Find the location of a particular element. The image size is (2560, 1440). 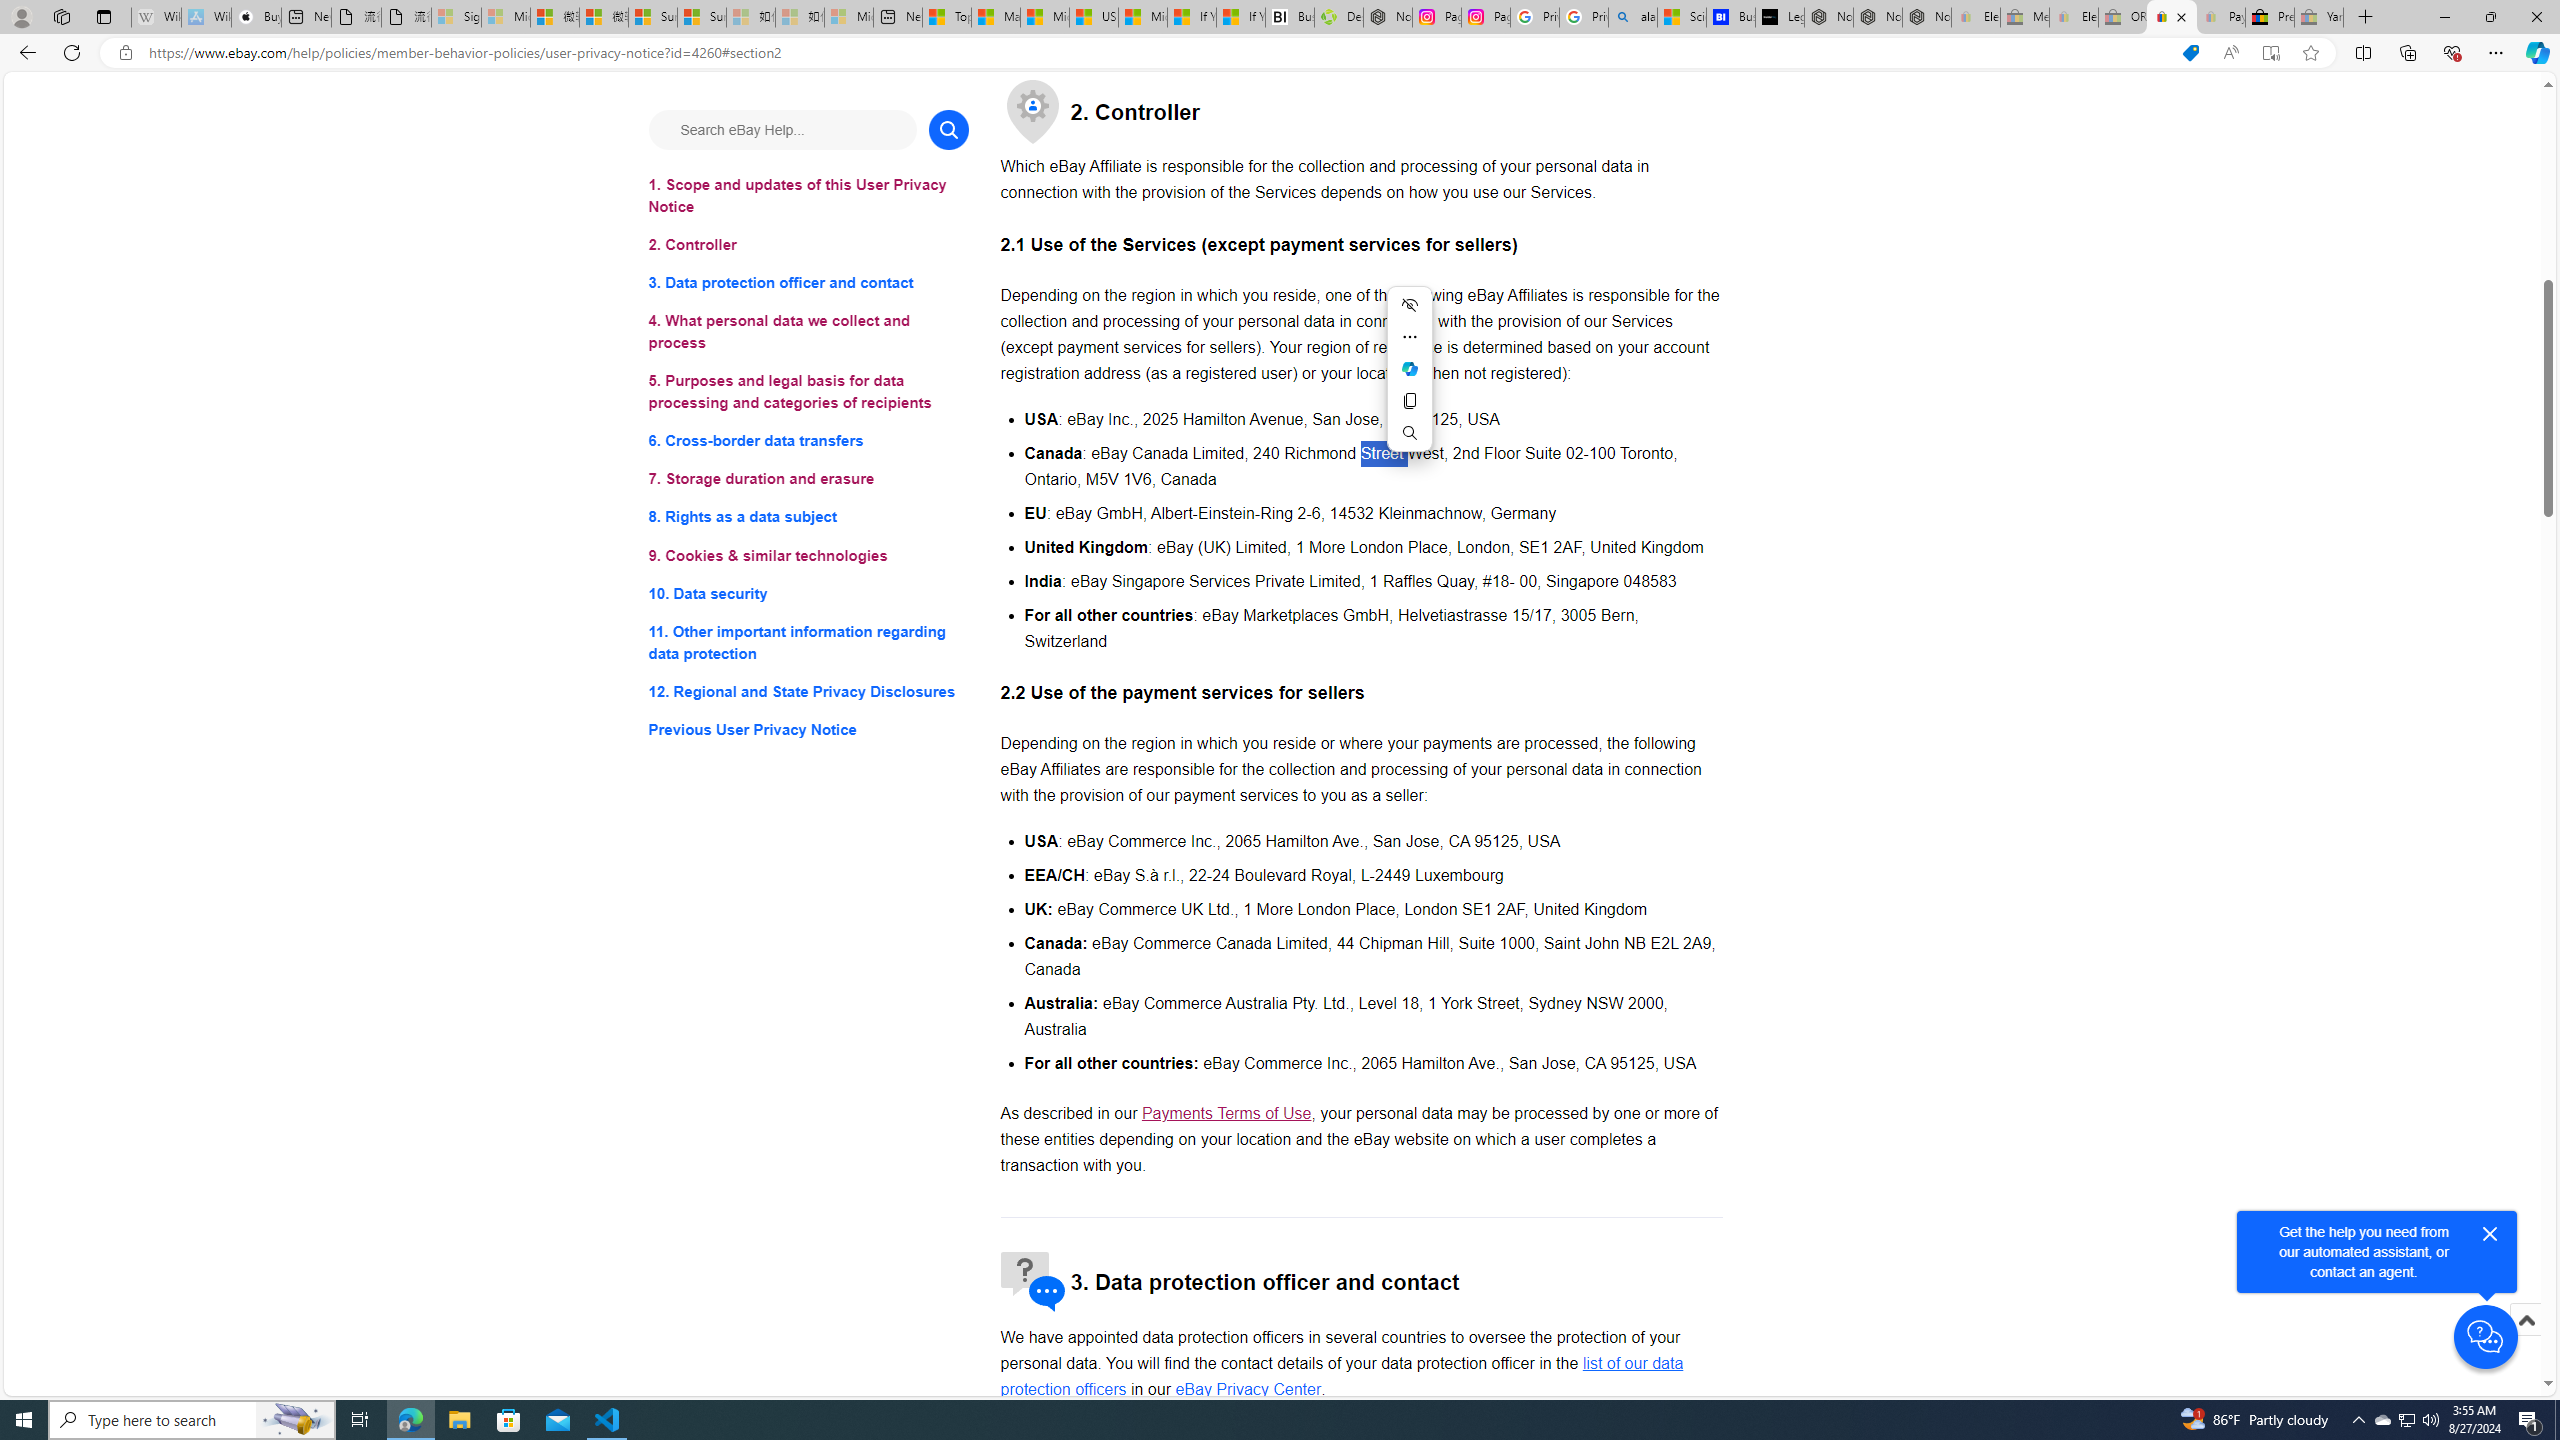

'2. Controller' is located at coordinates (807, 244).